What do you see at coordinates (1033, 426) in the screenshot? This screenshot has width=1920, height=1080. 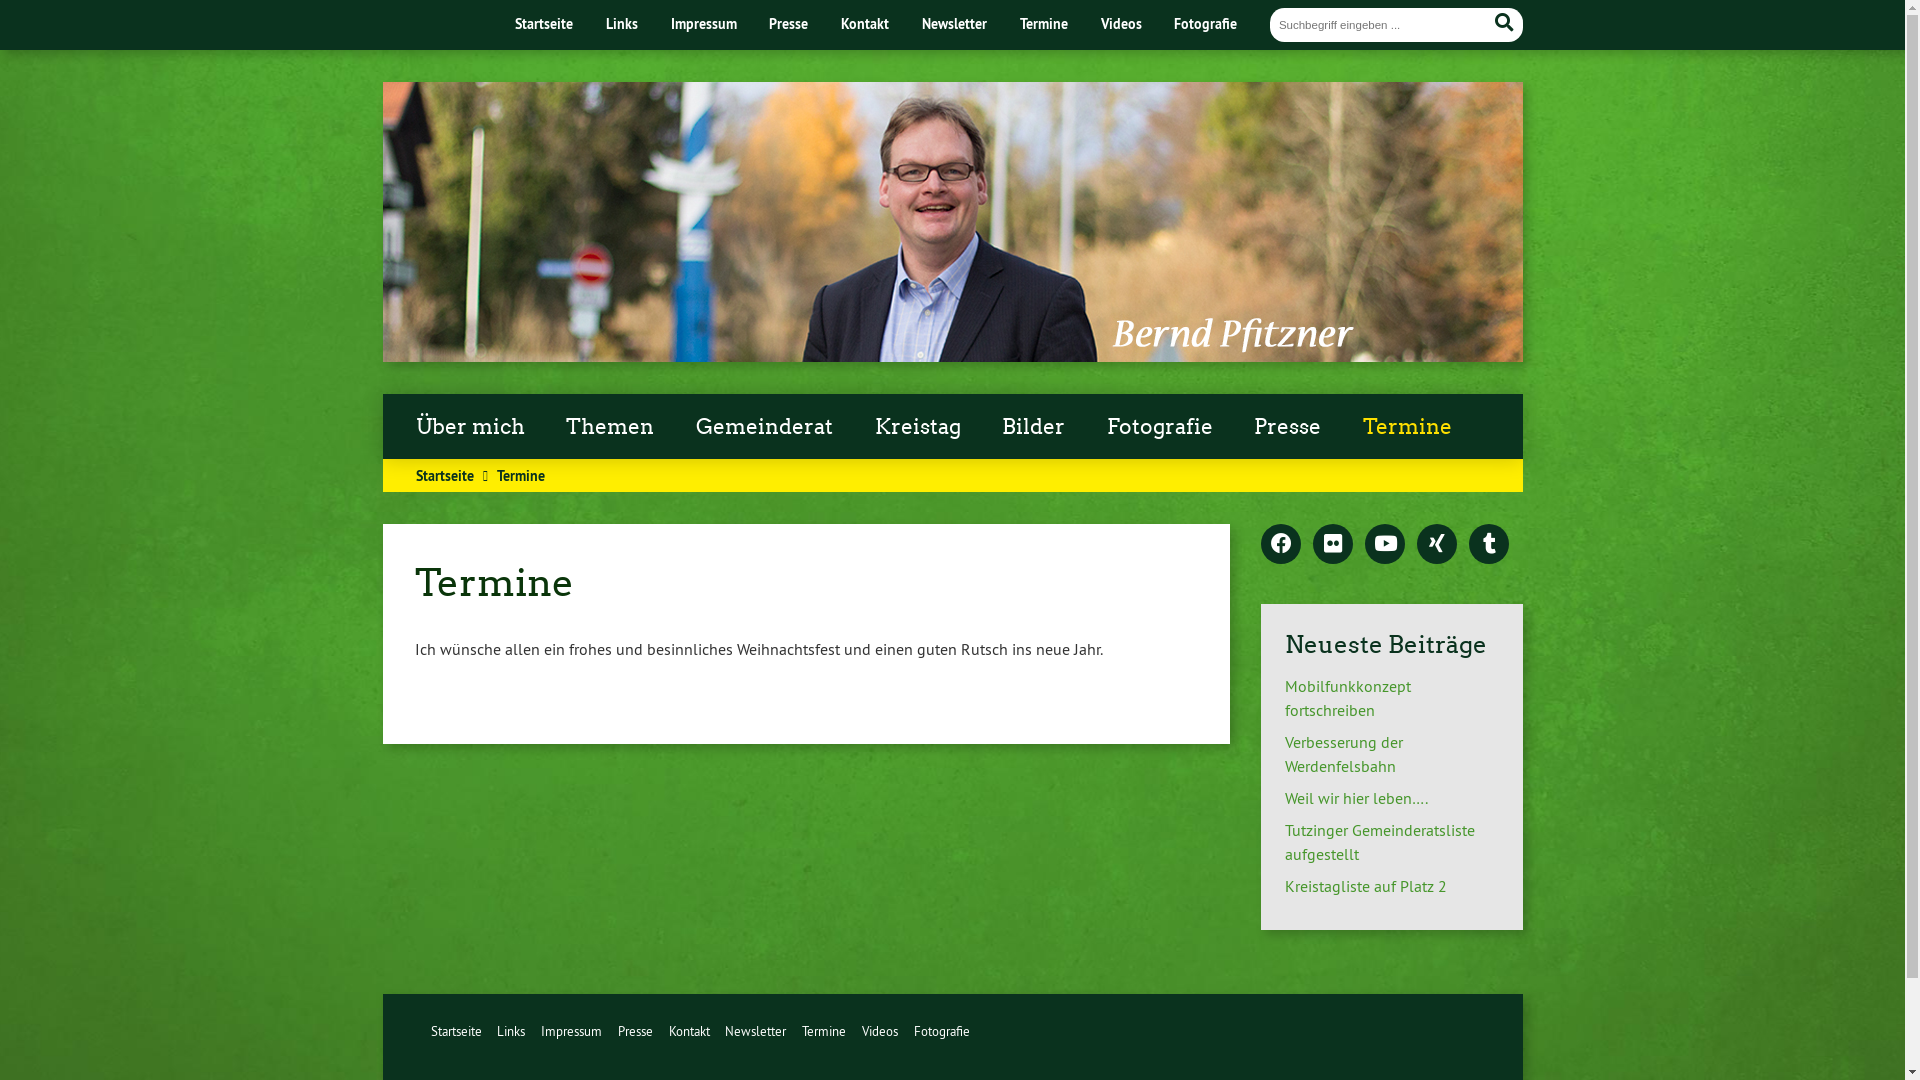 I see `'Bilder'` at bounding box center [1033, 426].